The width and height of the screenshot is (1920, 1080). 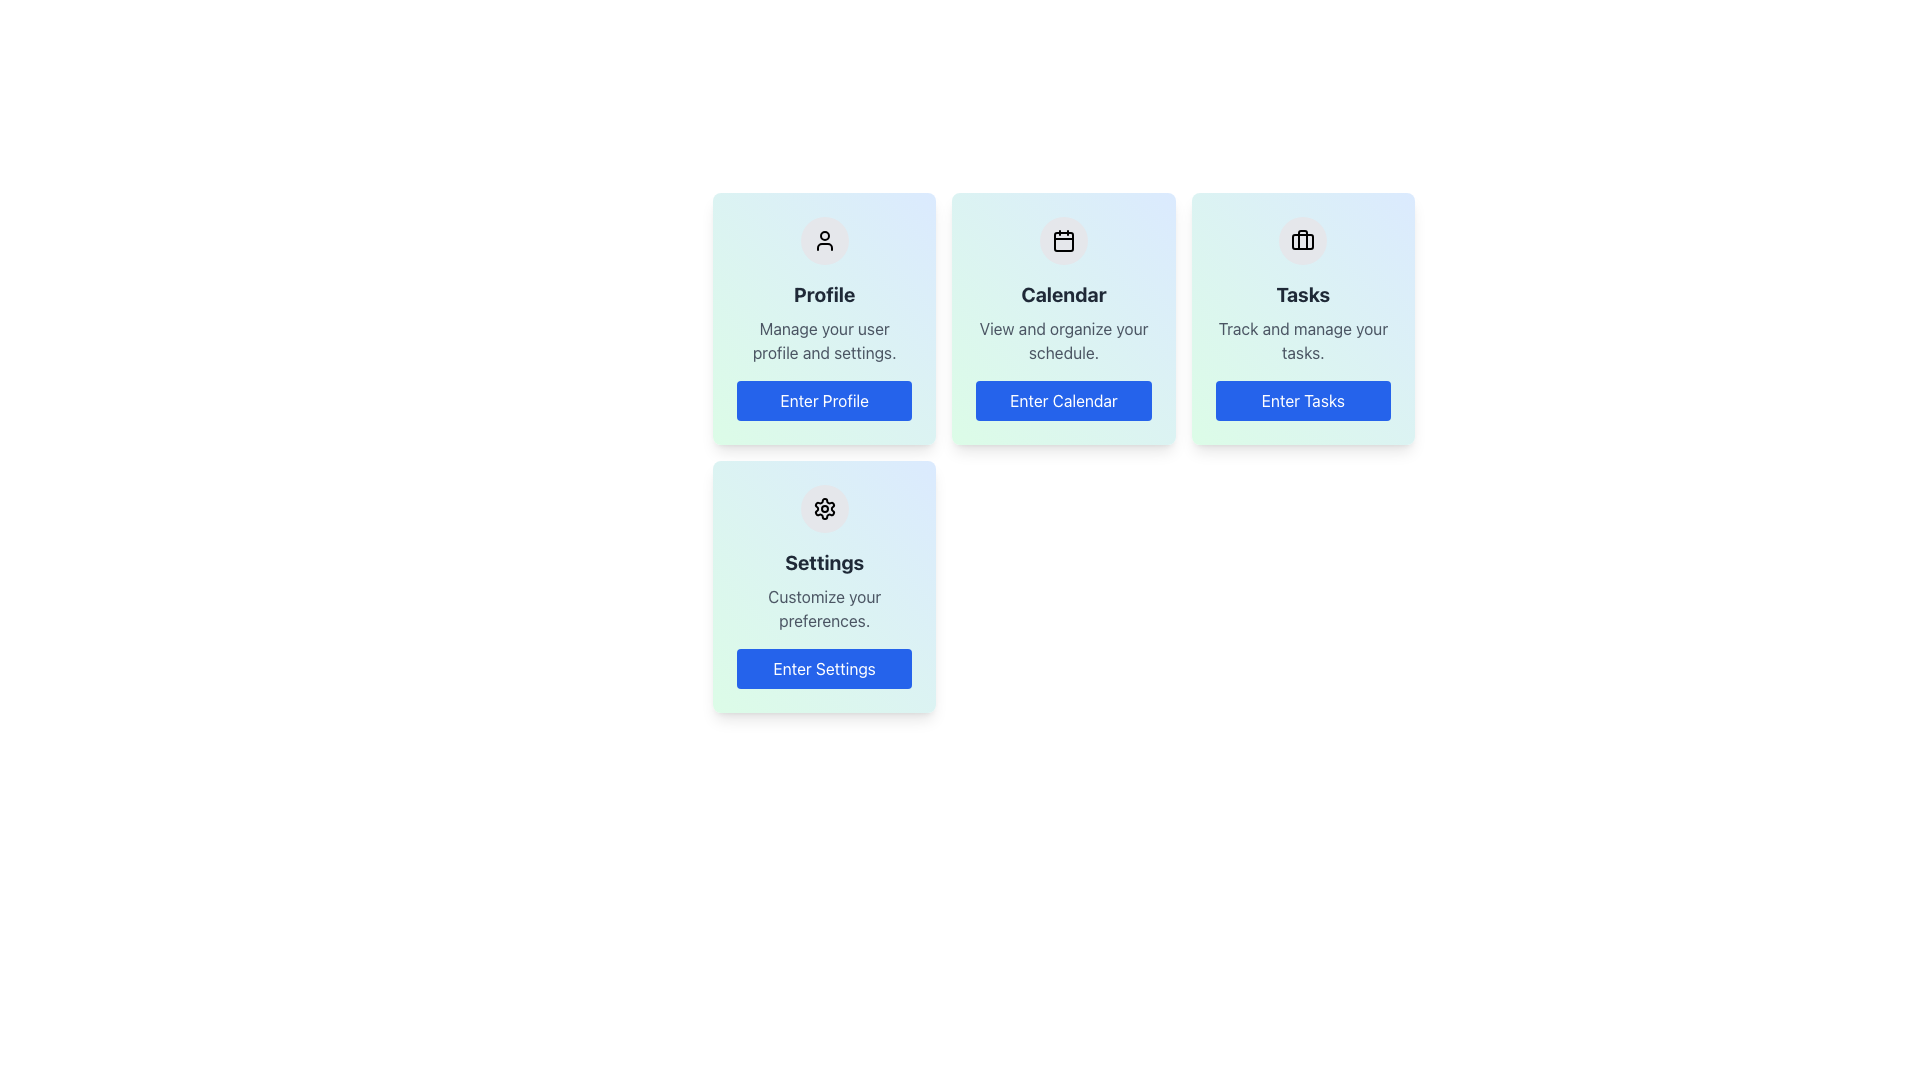 I want to click on the settings icon located within the 'Settings' card component, positioned centrally above the 'Enter Settings' button and below the 'Settings' title, so click(x=824, y=508).